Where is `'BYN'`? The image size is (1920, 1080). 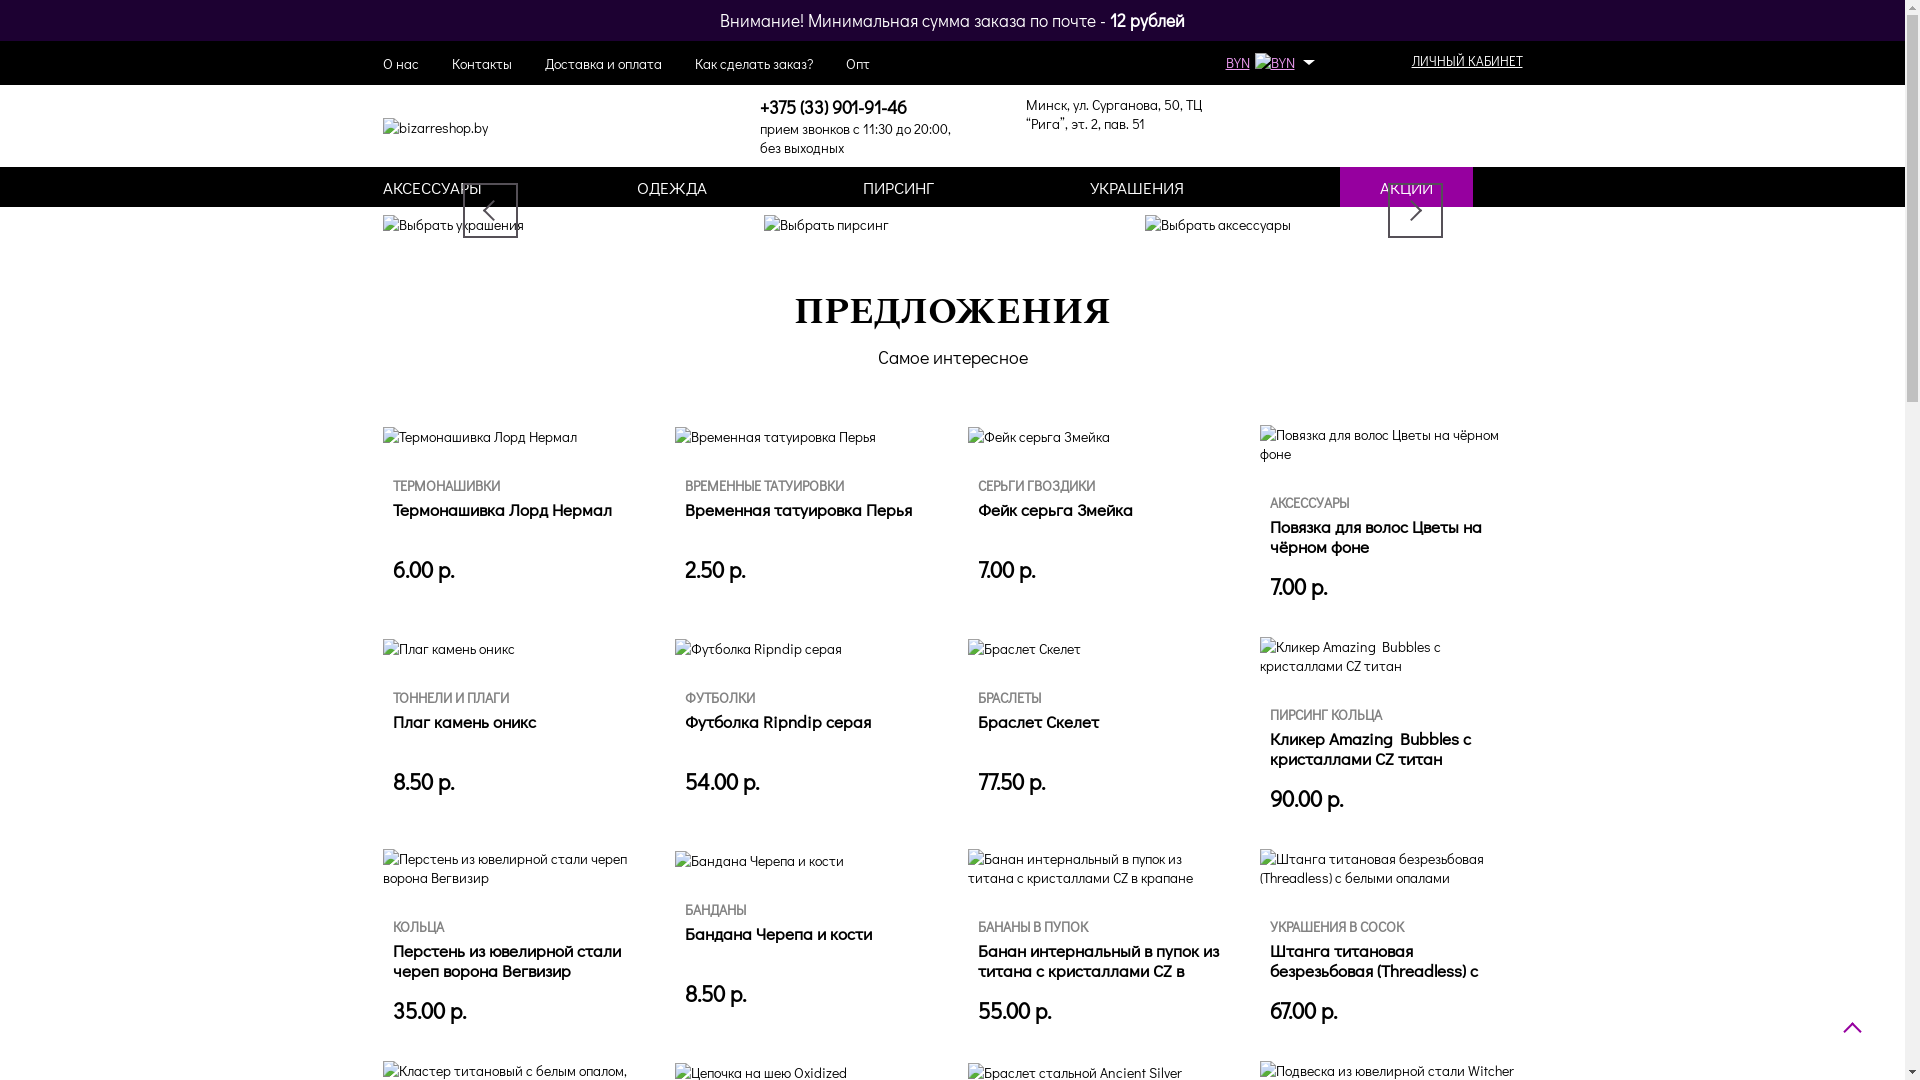
'BYN' is located at coordinates (1272, 61).